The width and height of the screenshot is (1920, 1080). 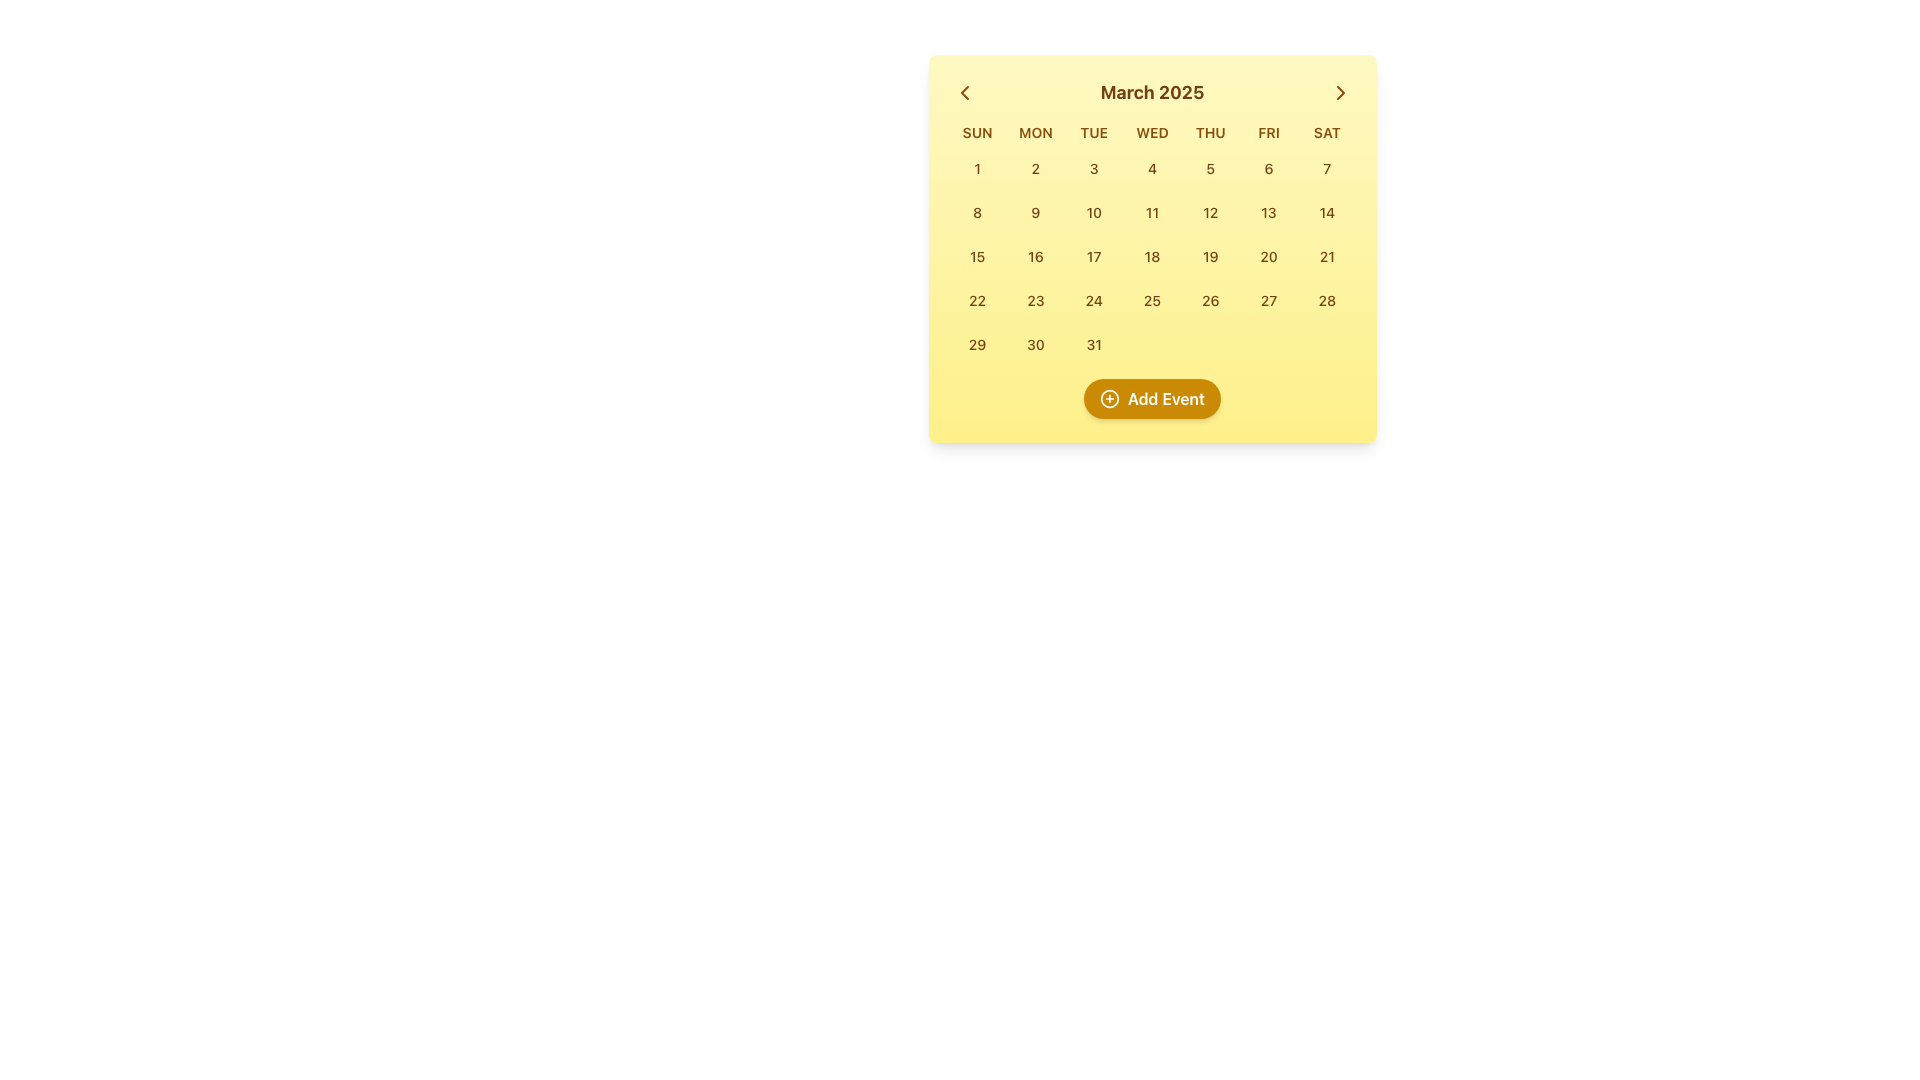 What do you see at coordinates (1093, 255) in the screenshot?
I see `the text element displaying the number '17' within the calendar grid cell` at bounding box center [1093, 255].